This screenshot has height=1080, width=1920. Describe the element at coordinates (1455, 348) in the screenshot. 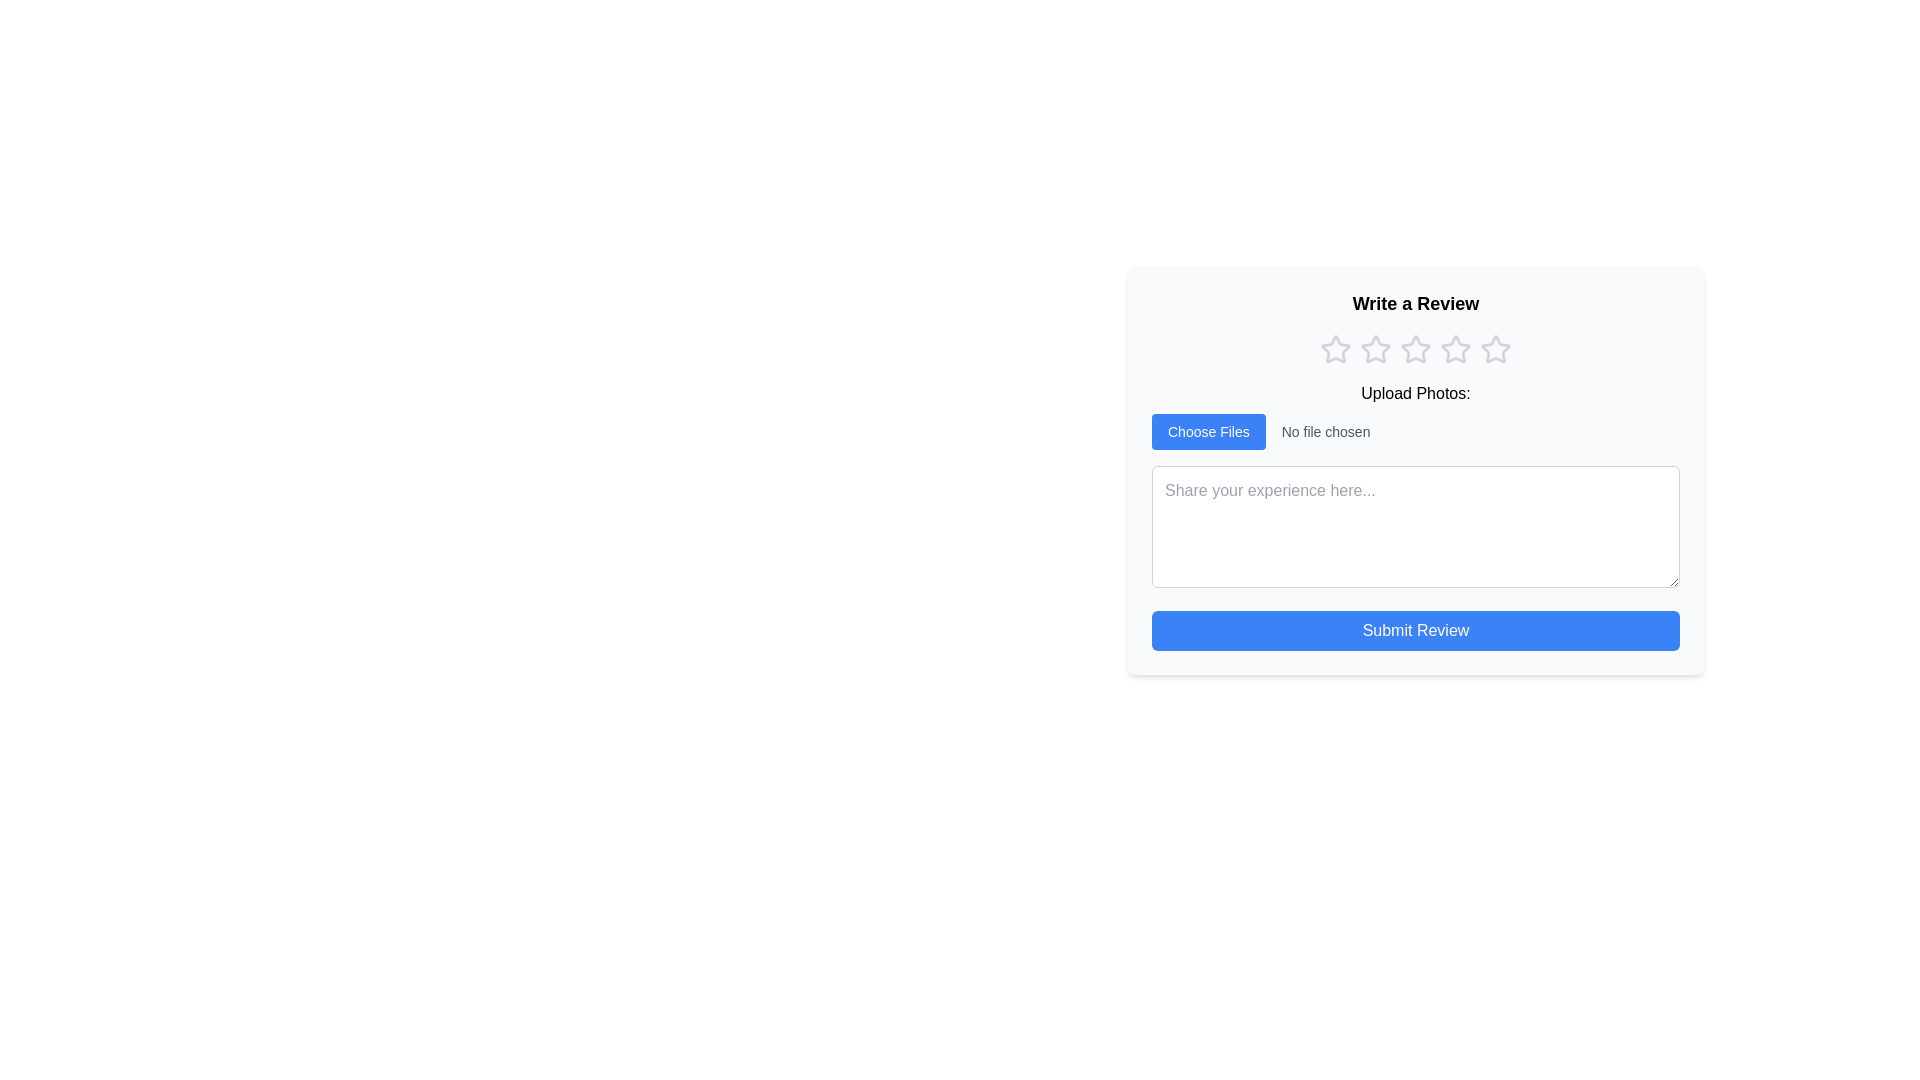

I see `the fourth star icon in the rating selection` at that location.